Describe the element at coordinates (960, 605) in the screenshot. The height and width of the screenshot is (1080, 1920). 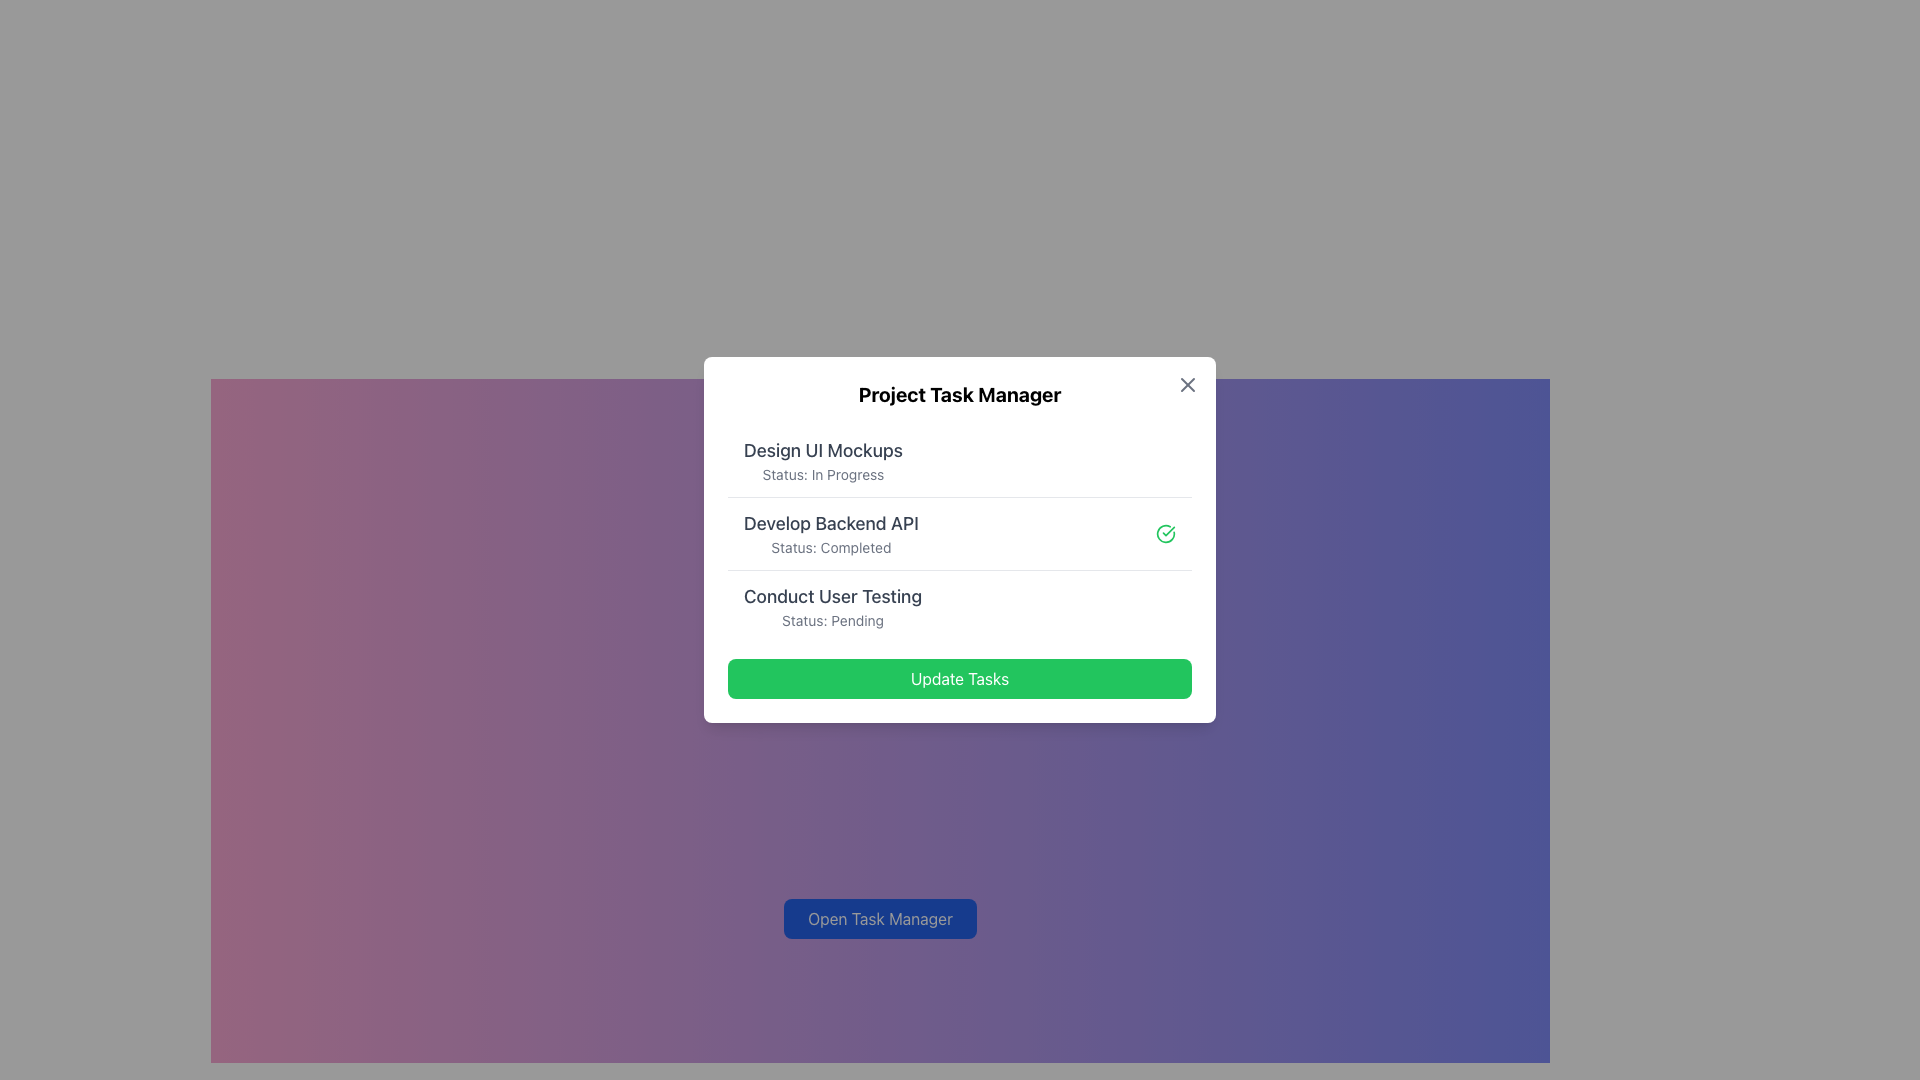
I see `the task entry displaying 'Conduct User Testing' within the task list in the project management interface` at that location.